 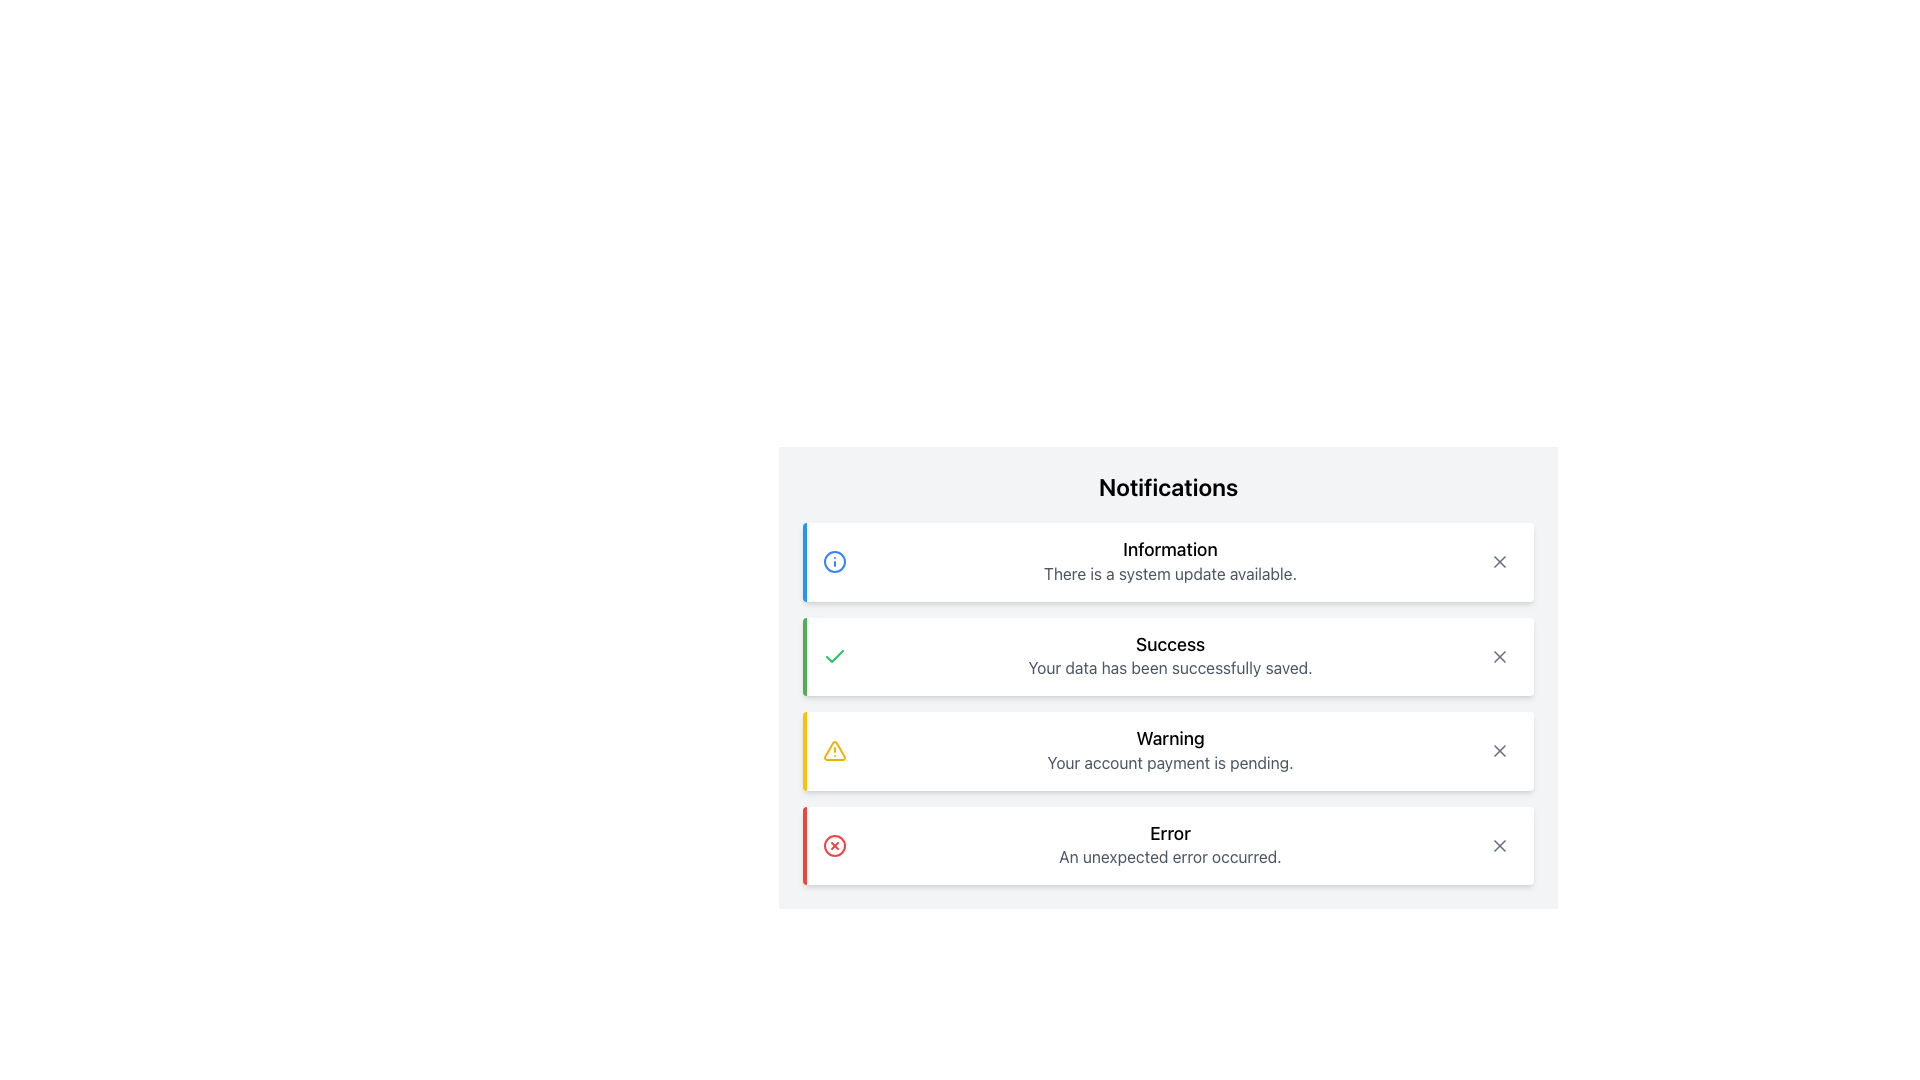 I want to click on the close button for the 'Error' notification message to change its background color, so click(x=1499, y=844).